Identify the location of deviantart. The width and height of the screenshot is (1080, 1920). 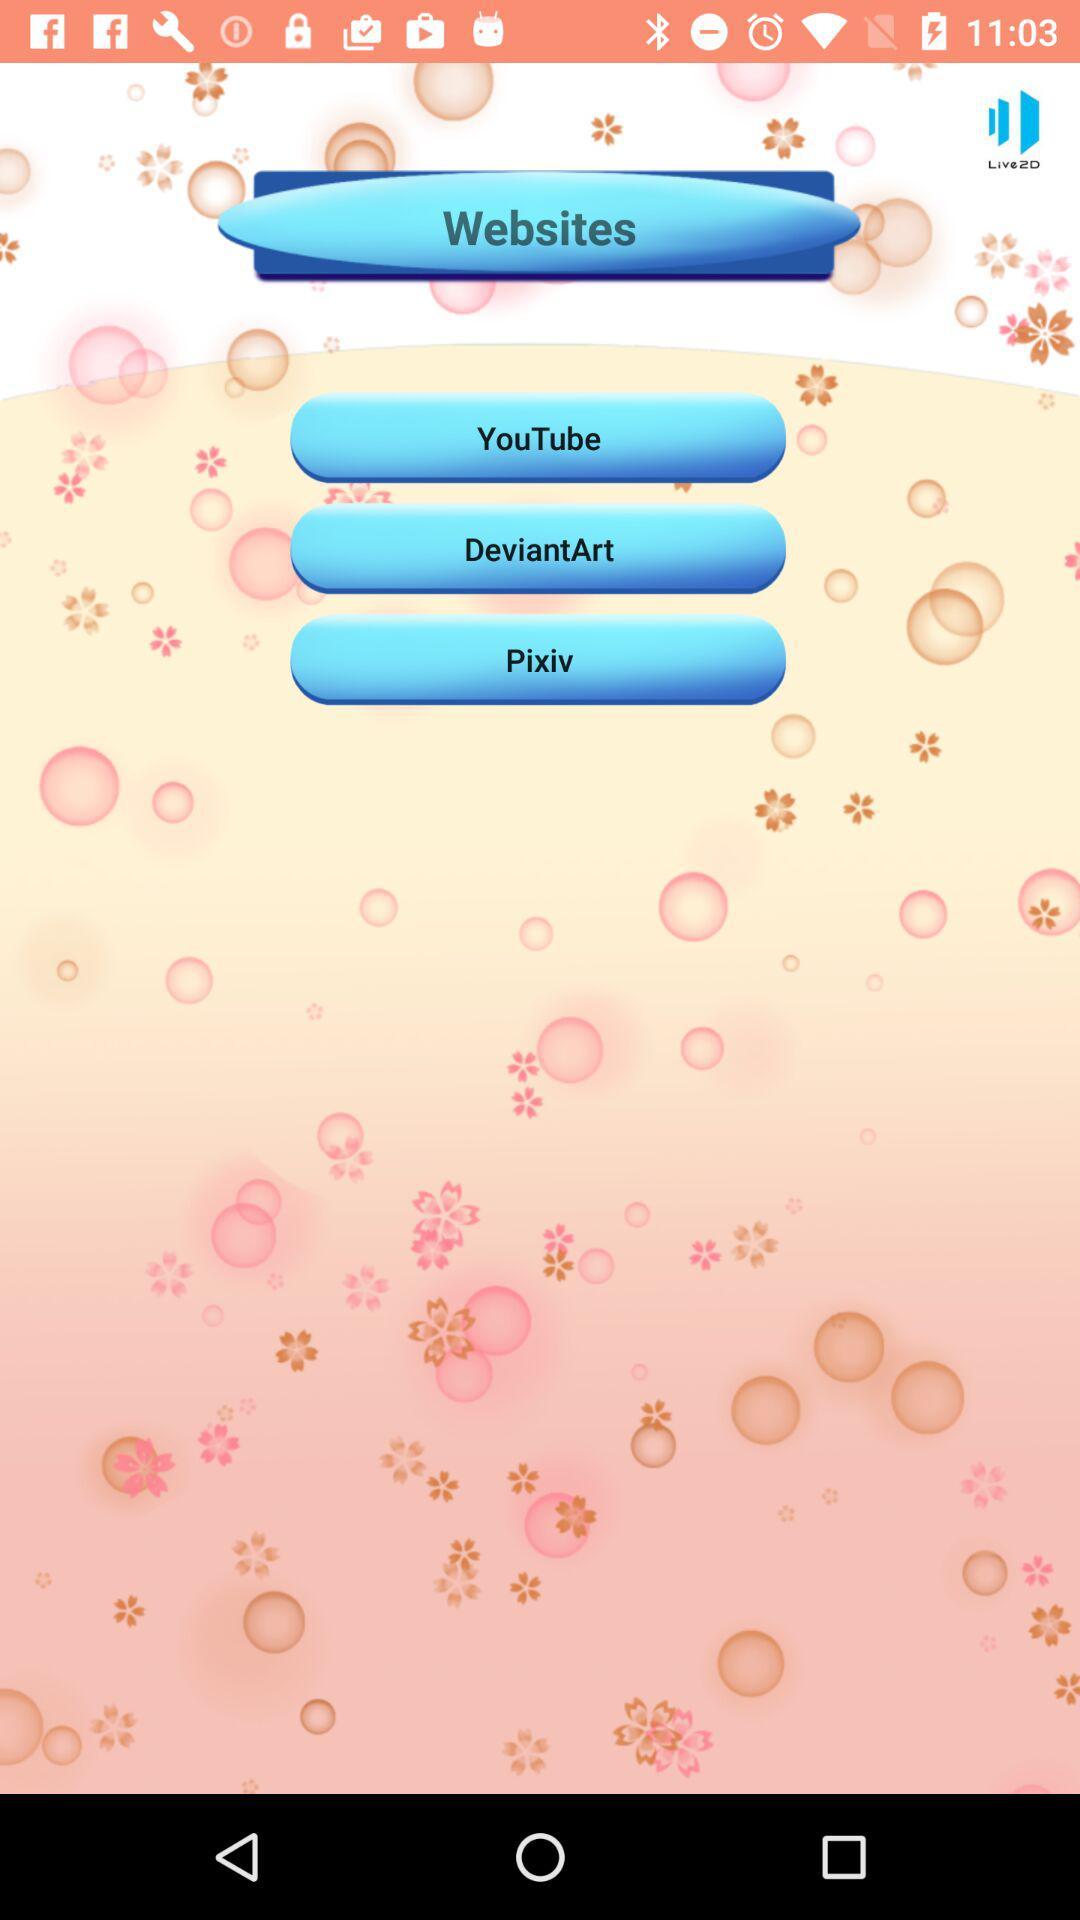
(538, 548).